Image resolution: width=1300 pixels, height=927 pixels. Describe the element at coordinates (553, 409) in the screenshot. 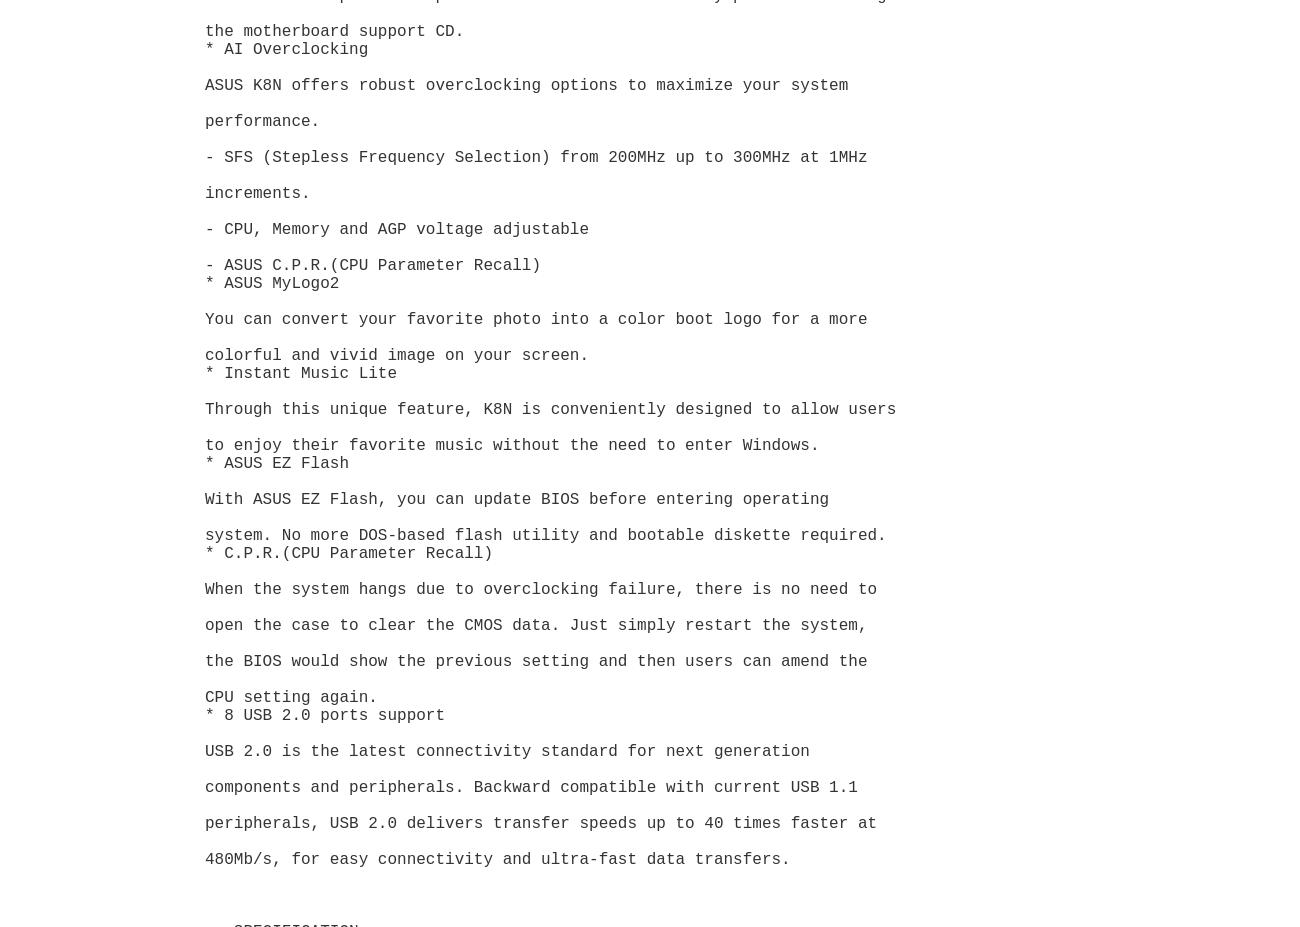

I see `'Through this unique feature, K8N is conveniently designed to allow users'` at that location.